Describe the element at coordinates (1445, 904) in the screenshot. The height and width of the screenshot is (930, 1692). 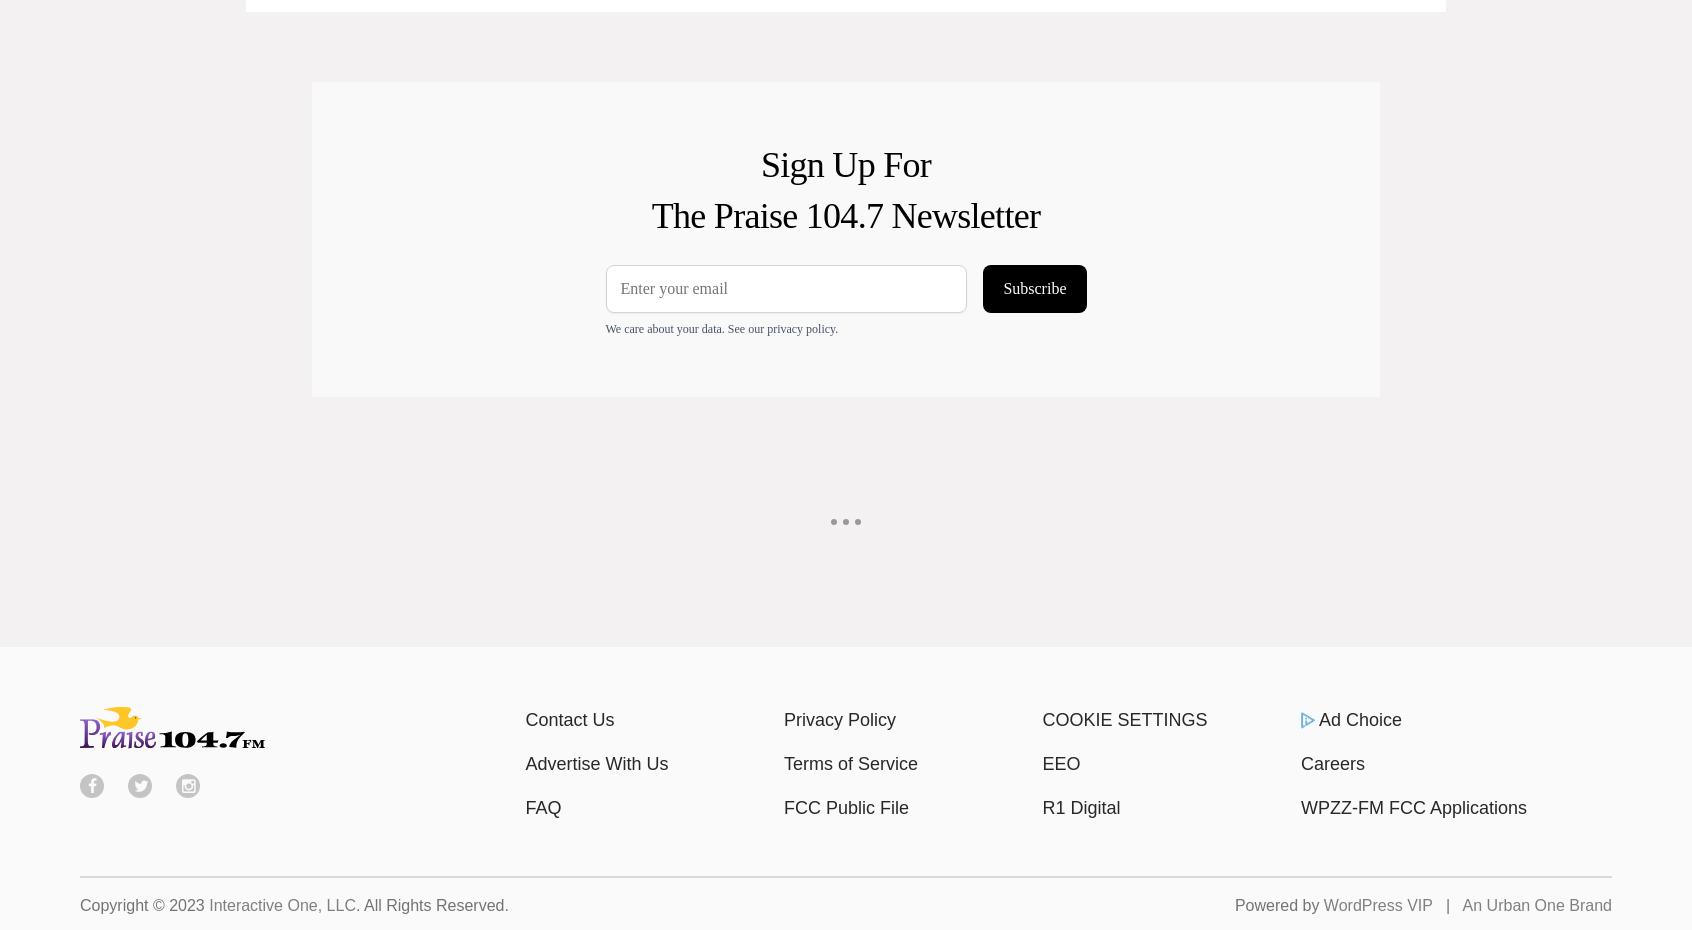
I see `'|'` at that location.